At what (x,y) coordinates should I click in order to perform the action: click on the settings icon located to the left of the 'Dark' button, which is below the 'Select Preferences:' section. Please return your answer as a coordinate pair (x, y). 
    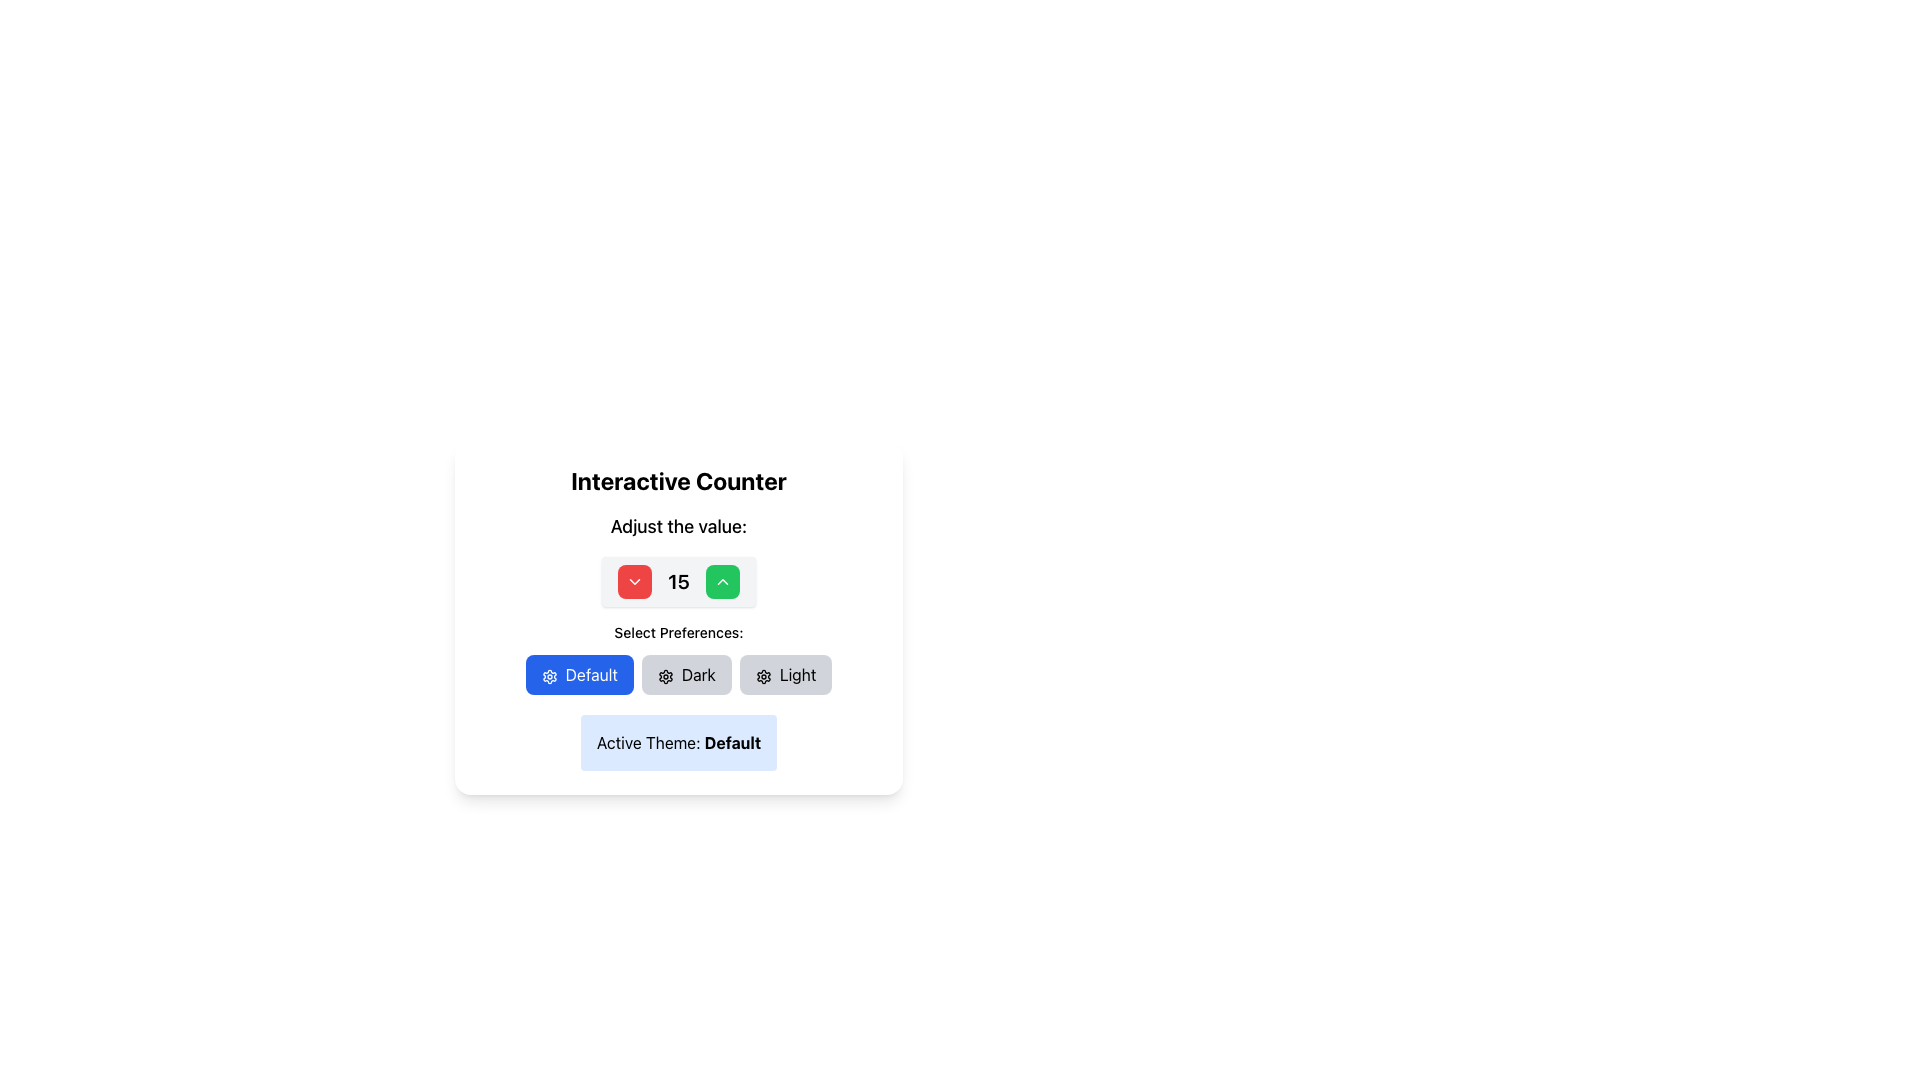
    Looking at the image, I should click on (665, 675).